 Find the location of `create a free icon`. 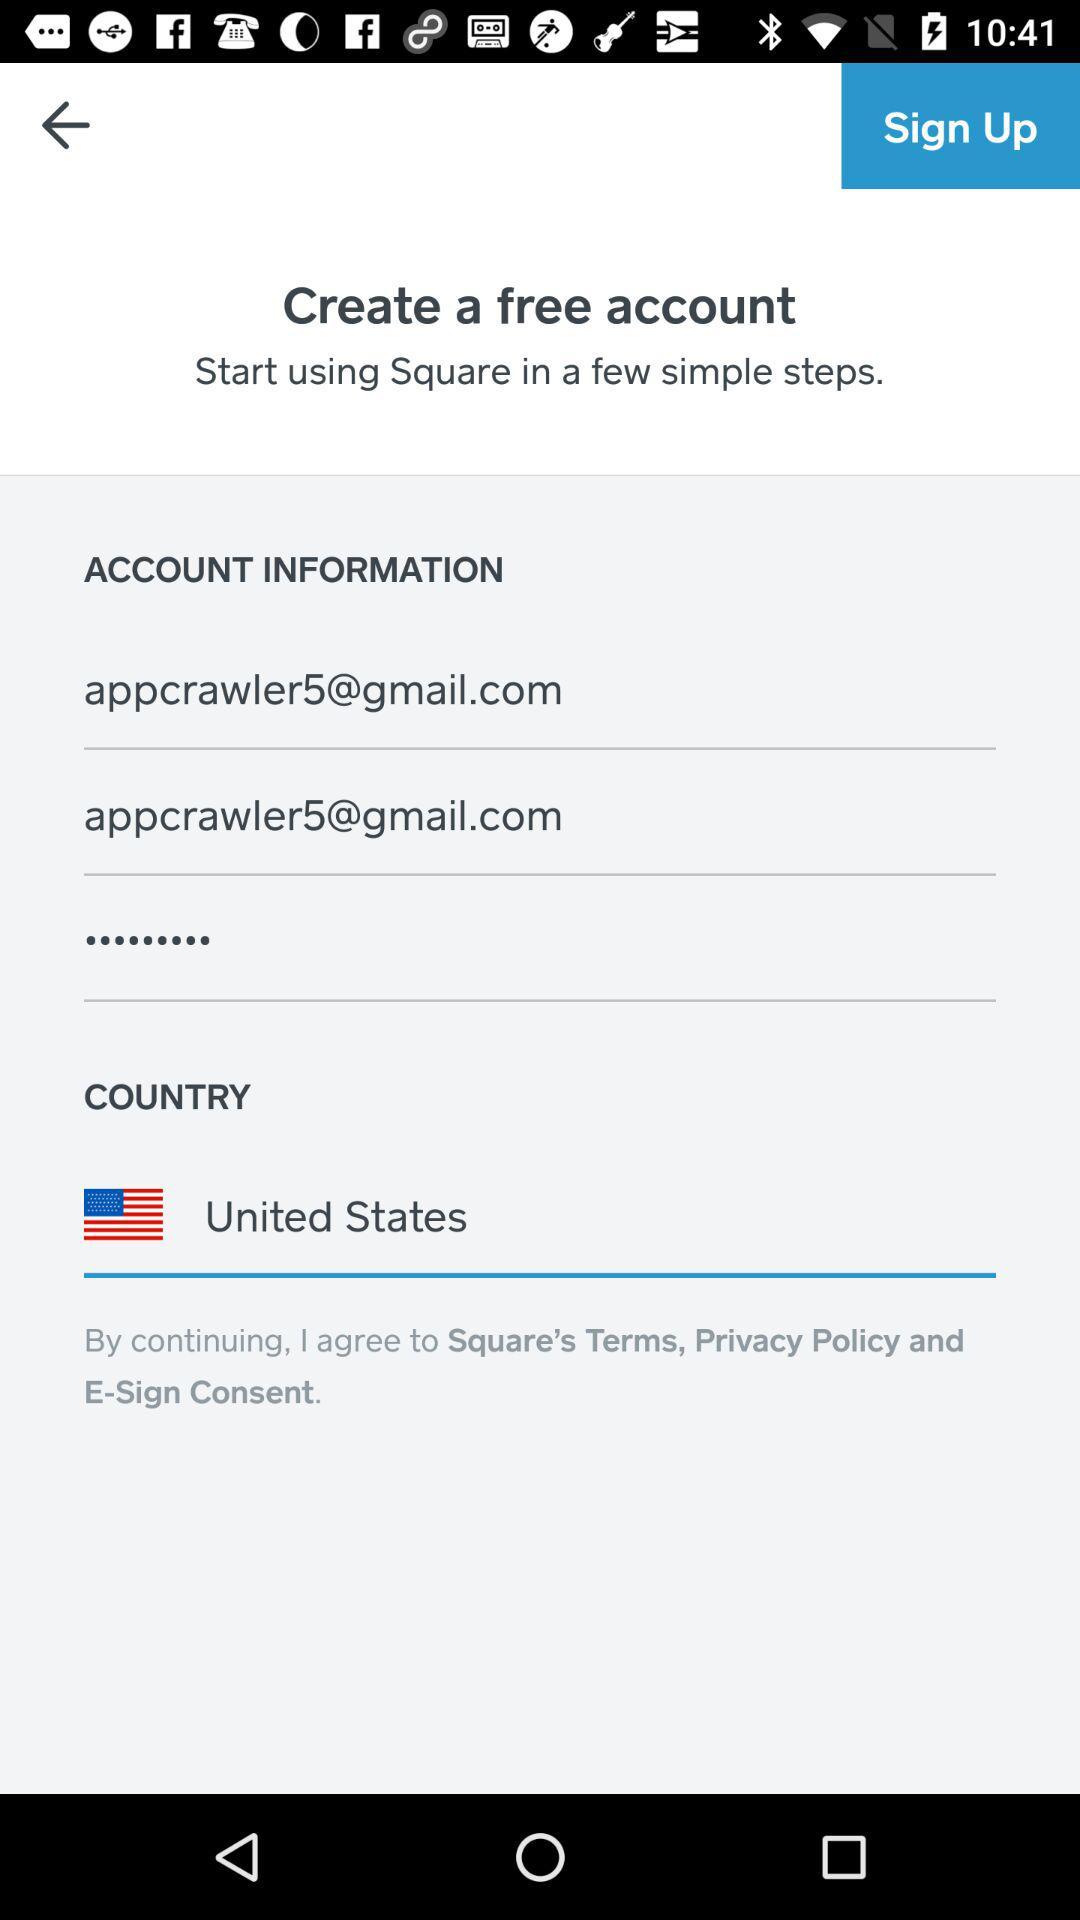

create a free icon is located at coordinates (538, 302).